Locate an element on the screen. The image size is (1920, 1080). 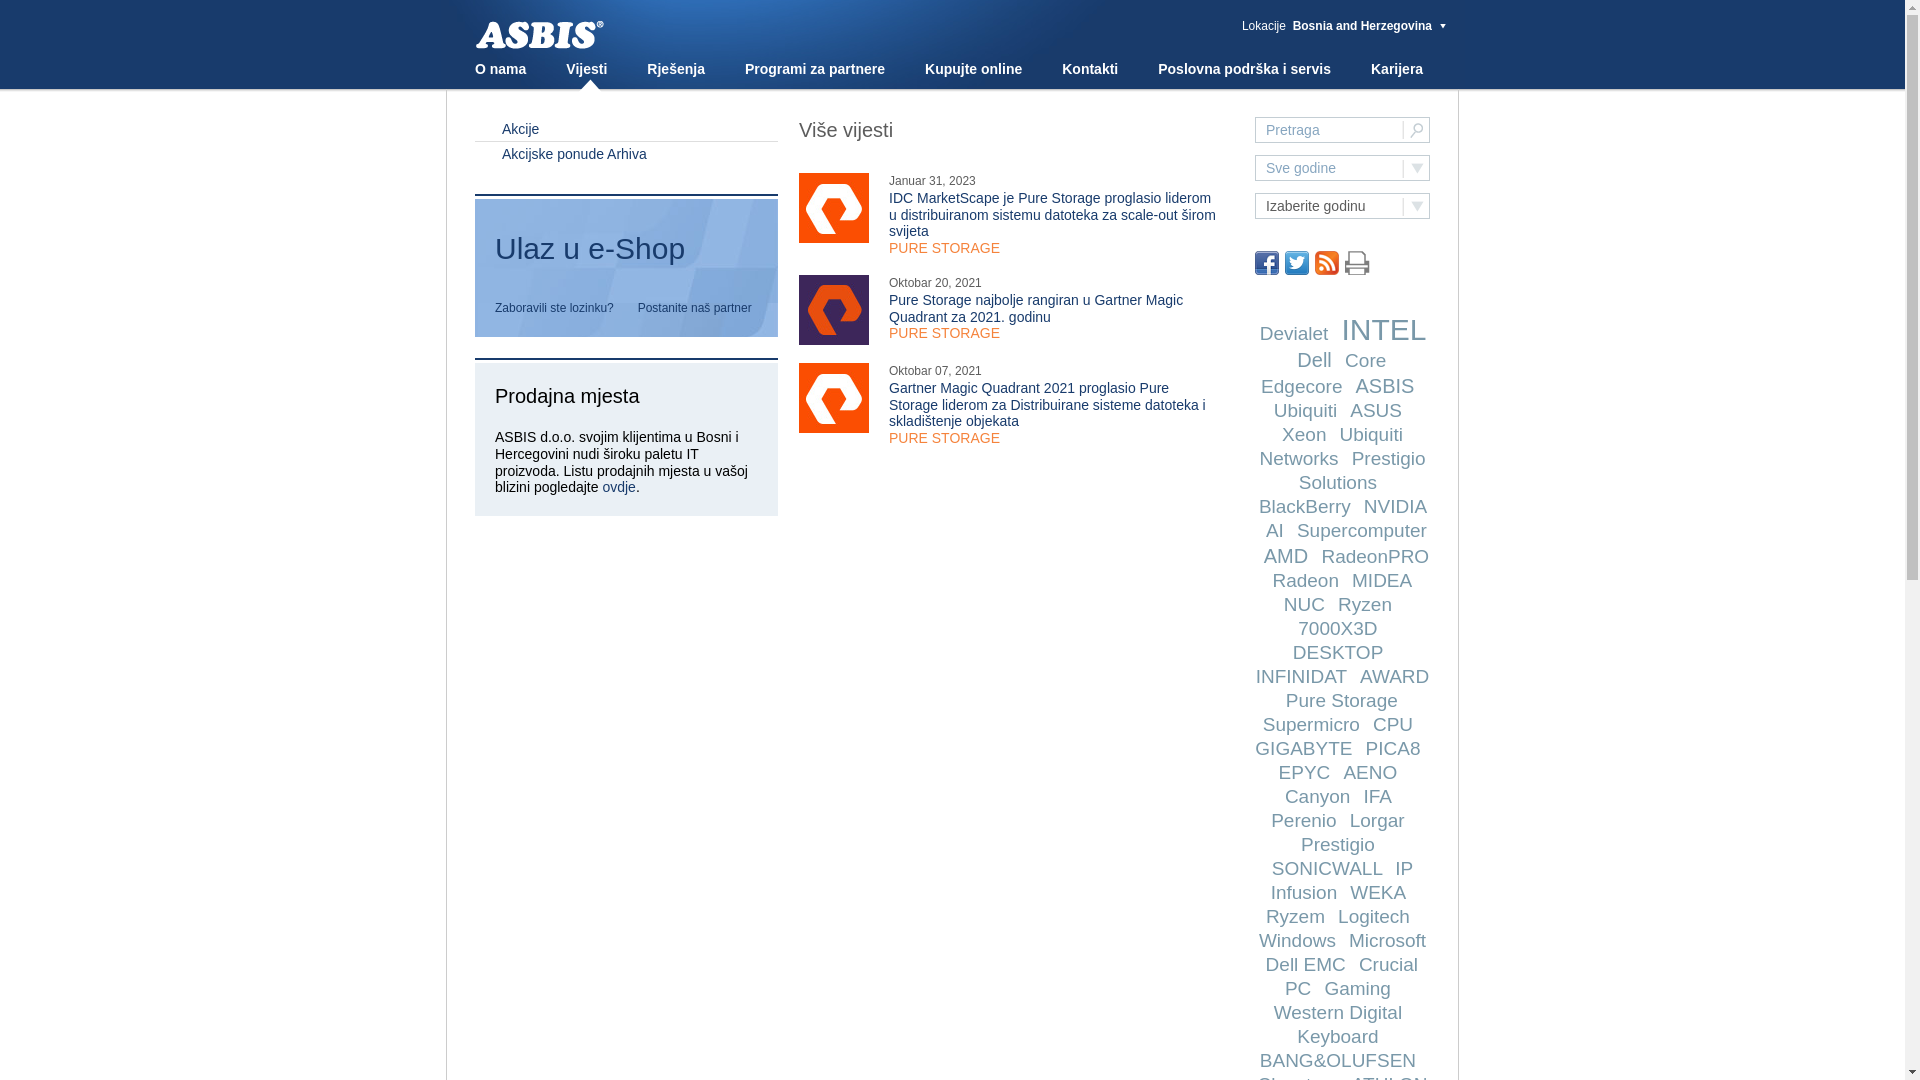
'Radeon' is located at coordinates (1305, 580).